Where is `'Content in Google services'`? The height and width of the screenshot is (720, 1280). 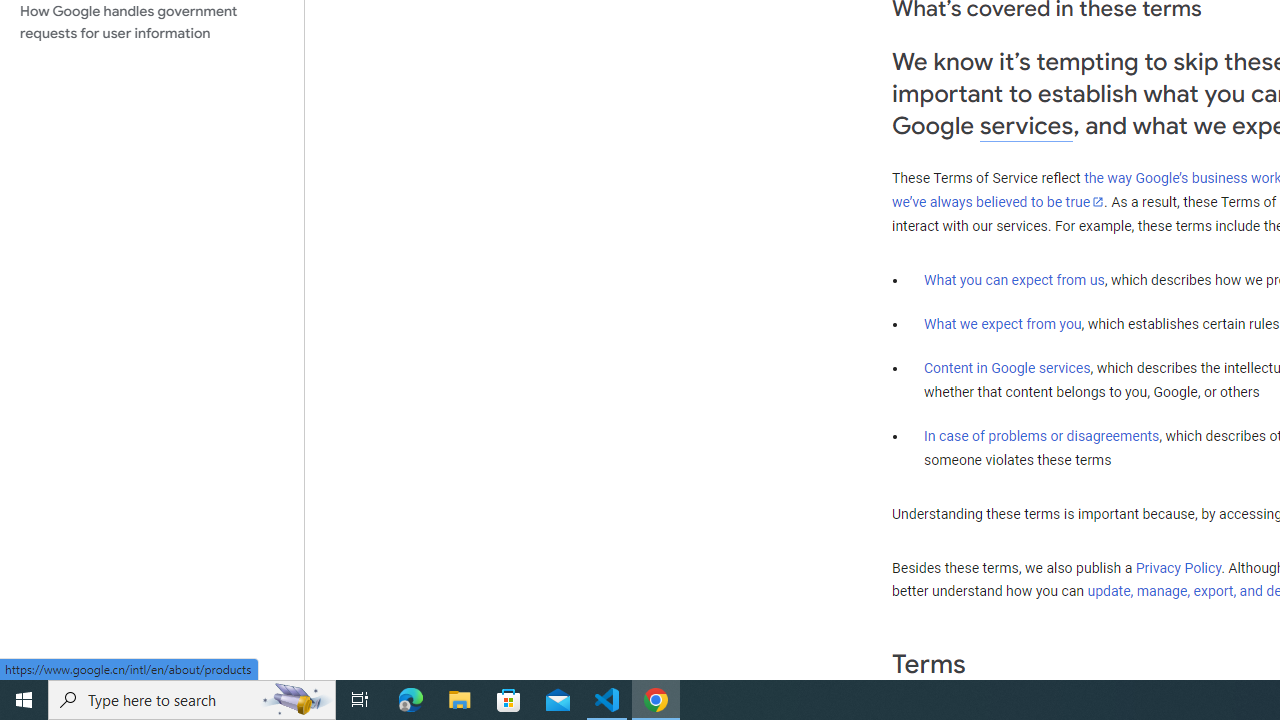
'Content in Google services' is located at coordinates (1007, 368).